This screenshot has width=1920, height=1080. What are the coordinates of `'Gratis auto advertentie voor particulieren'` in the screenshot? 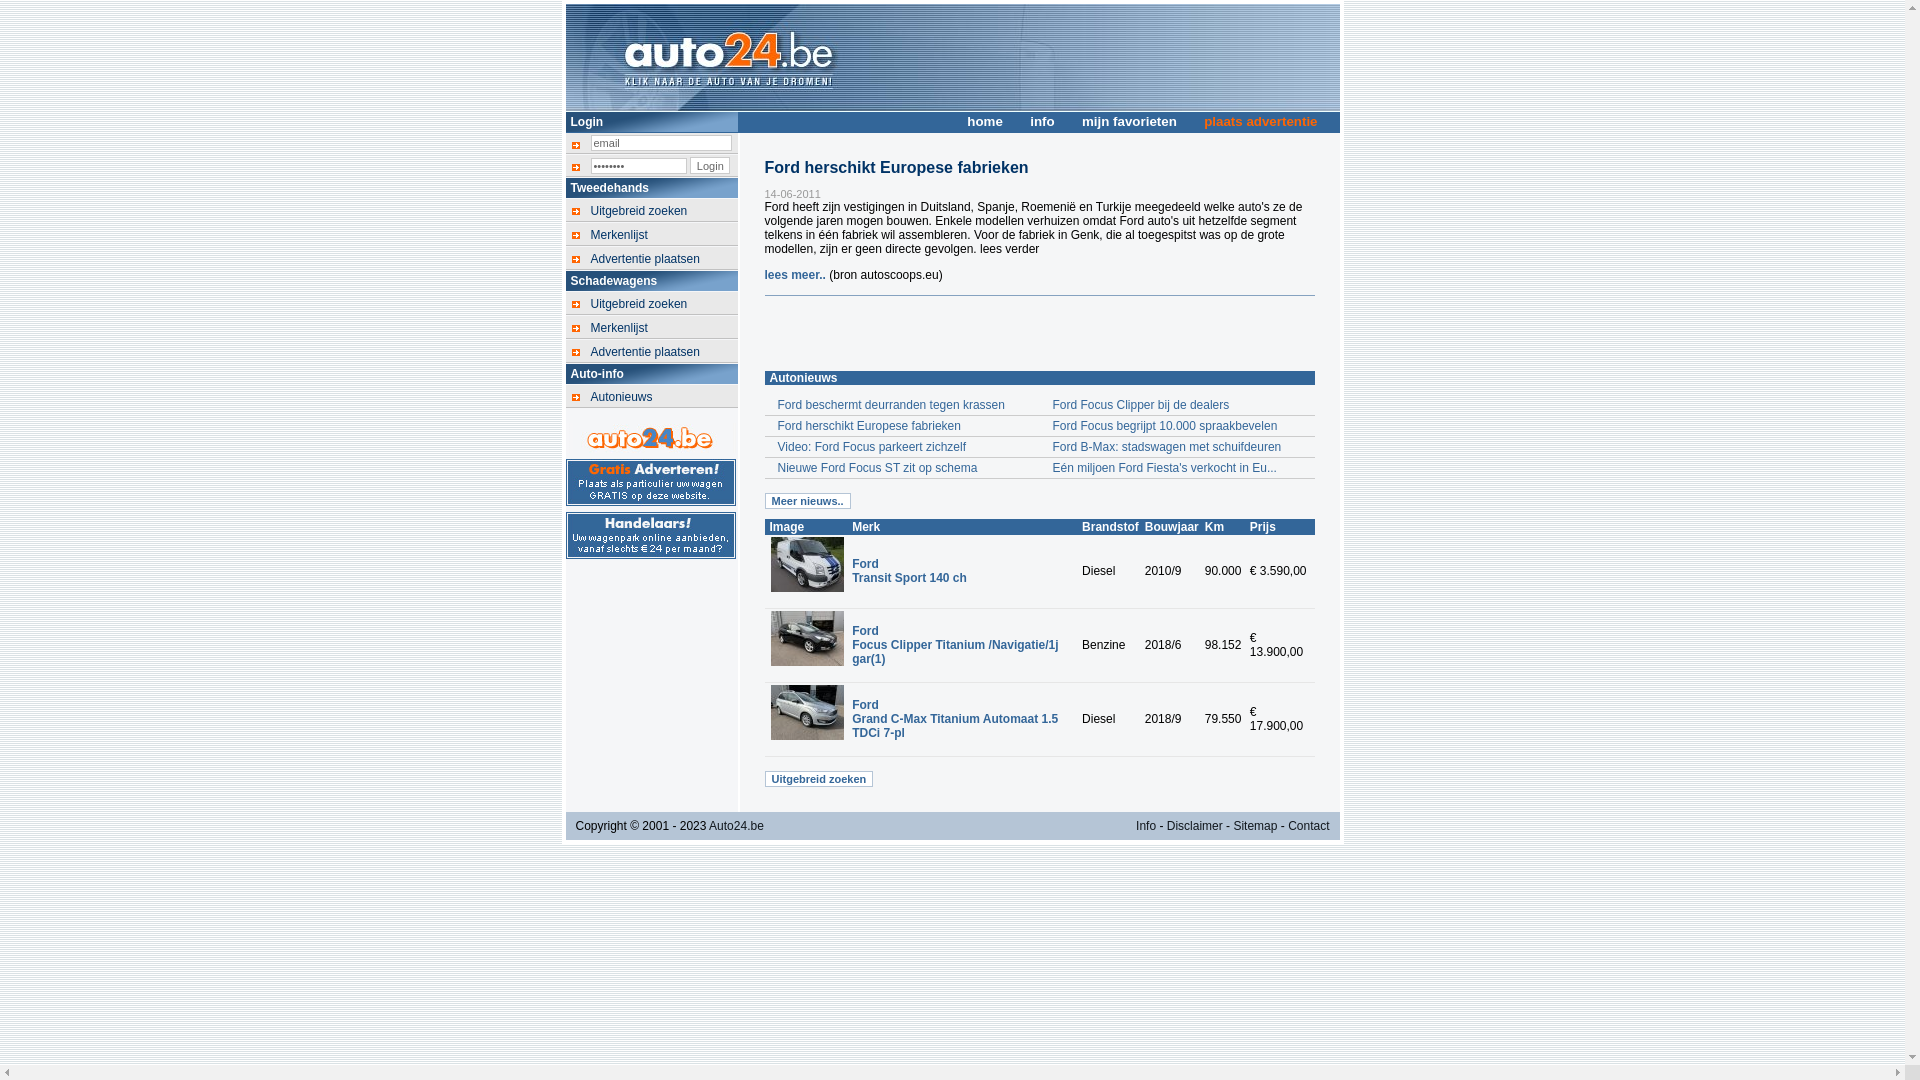 It's located at (651, 482).